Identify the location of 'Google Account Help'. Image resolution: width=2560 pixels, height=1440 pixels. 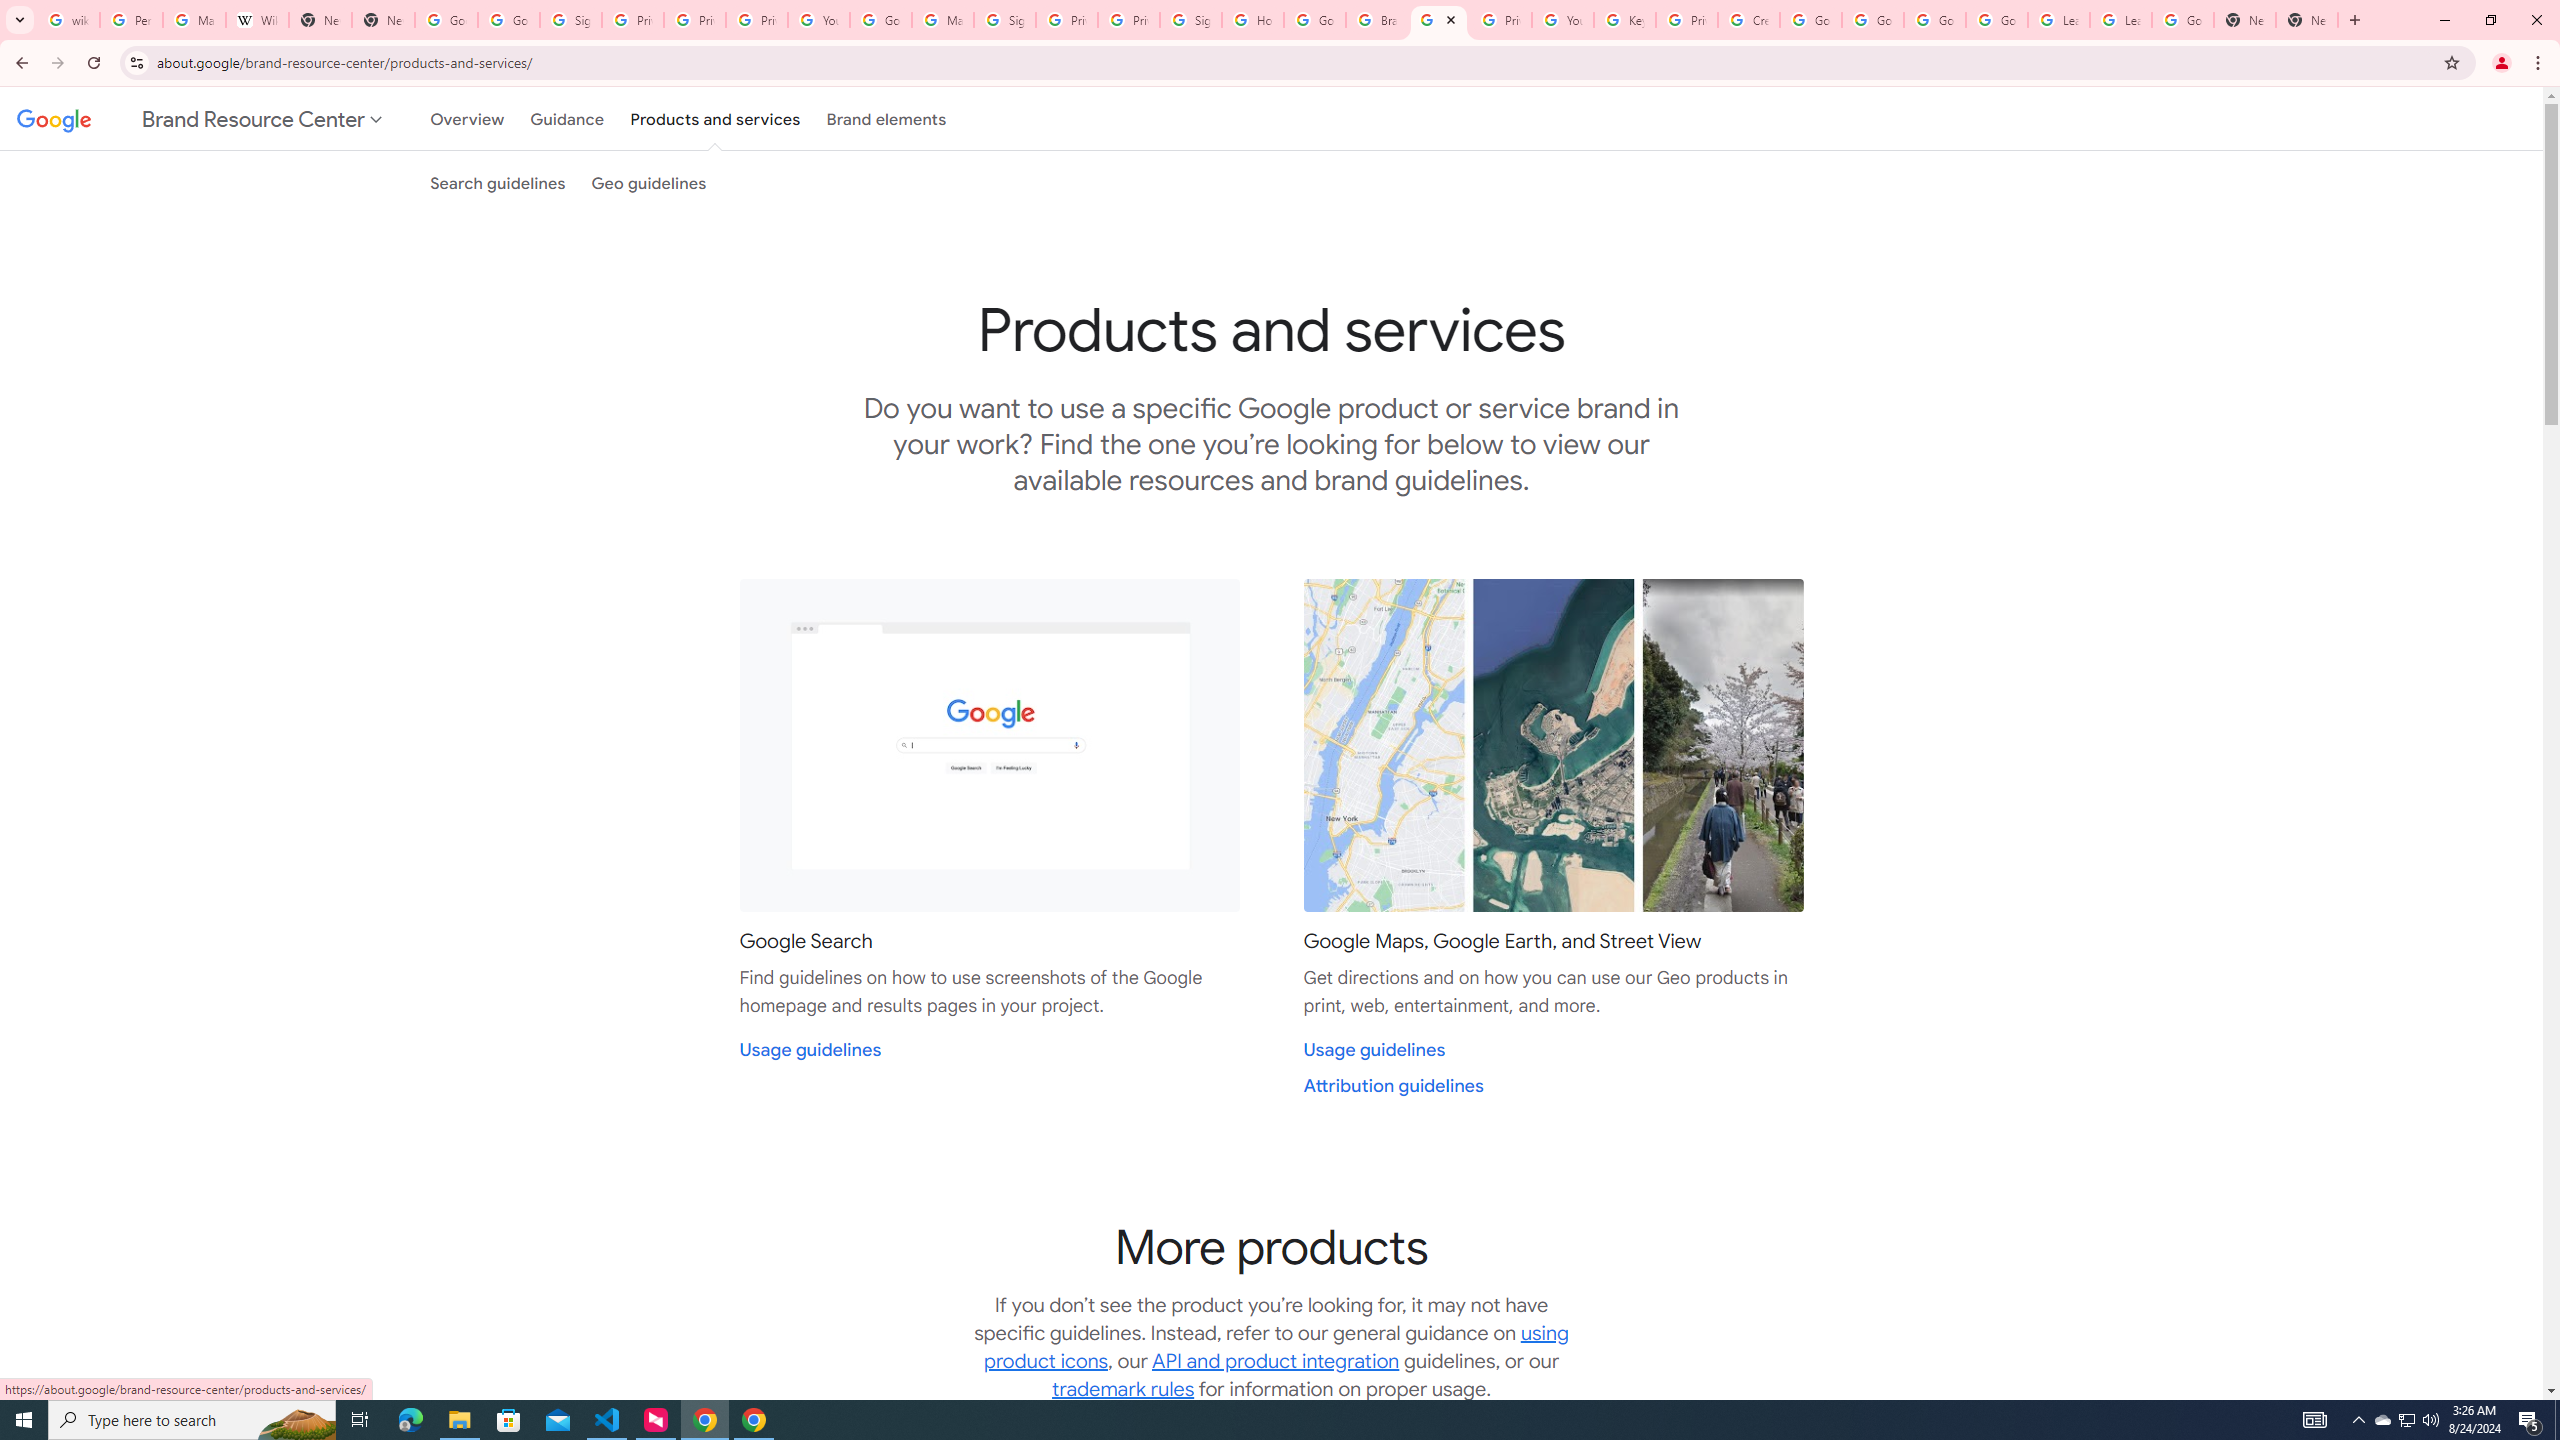
(1871, 19).